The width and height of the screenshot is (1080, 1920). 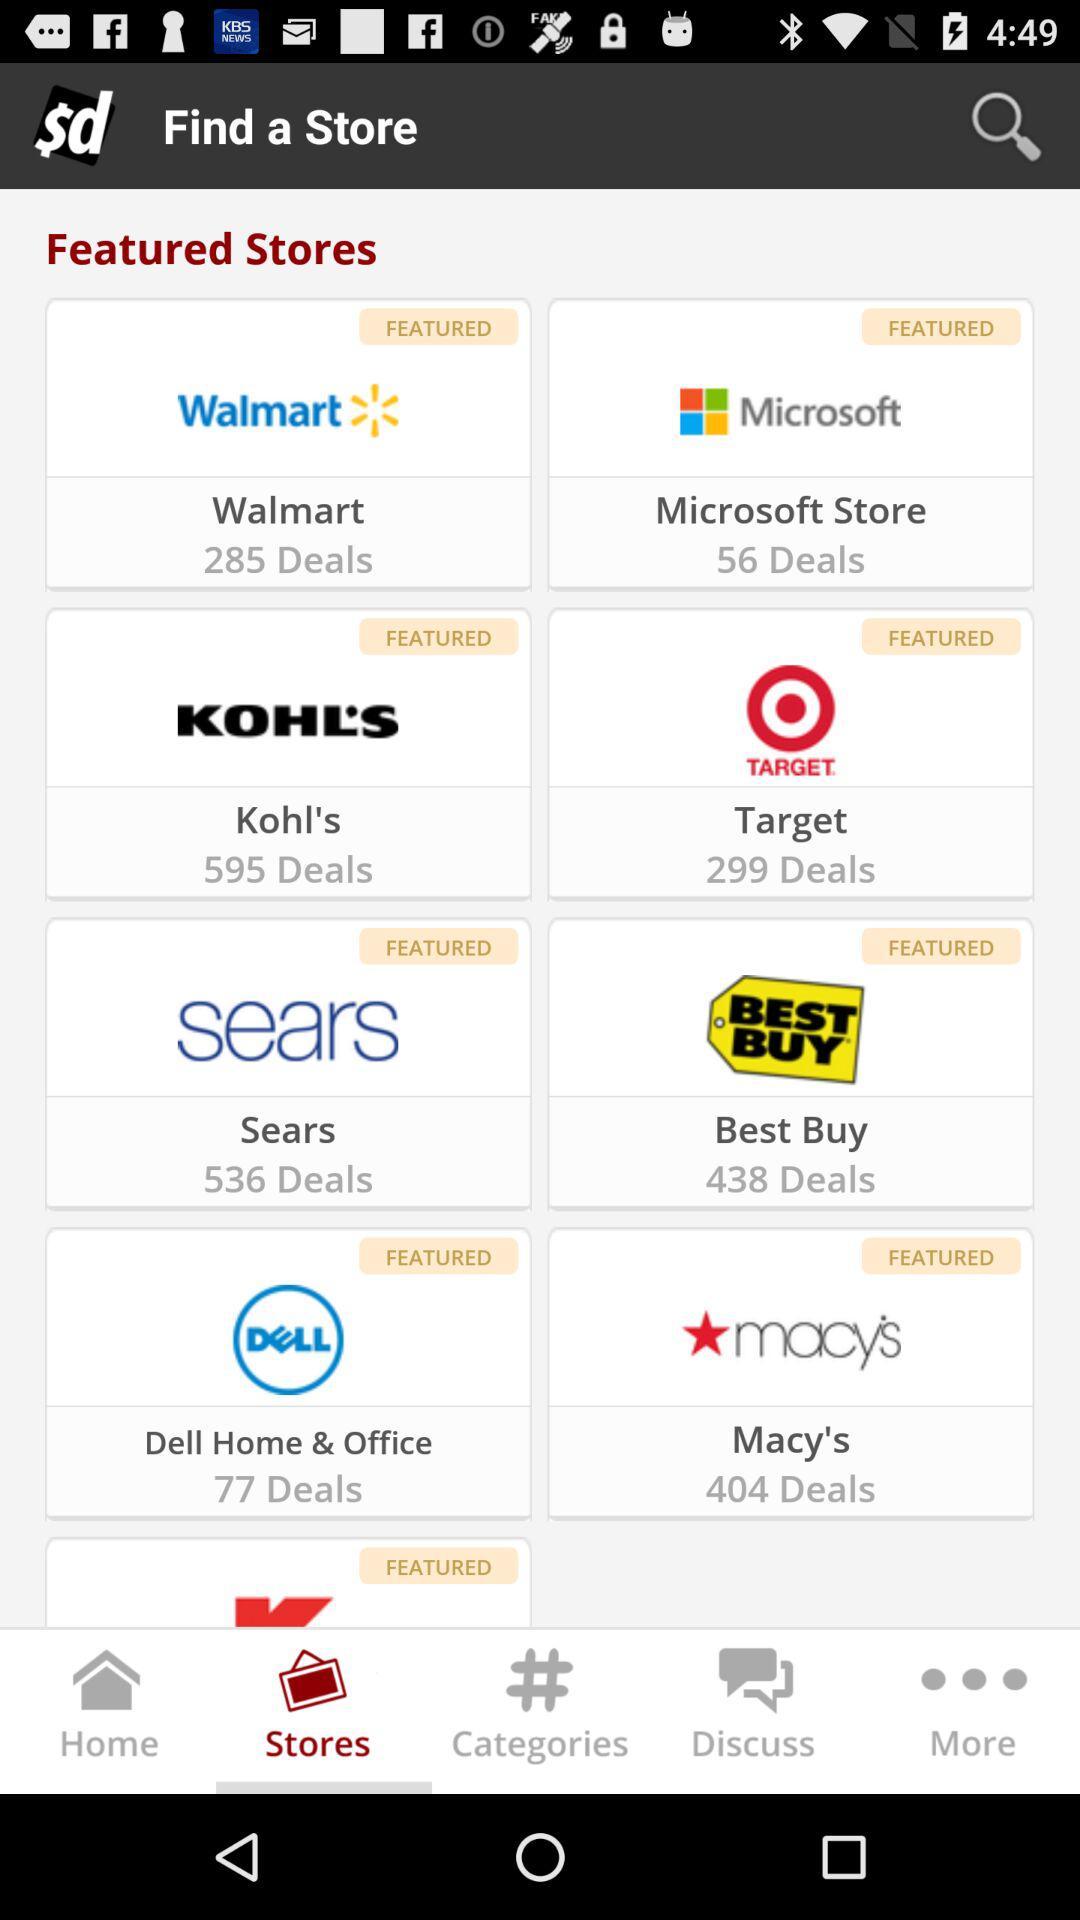 What do you see at coordinates (108, 1836) in the screenshot?
I see `the home icon` at bounding box center [108, 1836].